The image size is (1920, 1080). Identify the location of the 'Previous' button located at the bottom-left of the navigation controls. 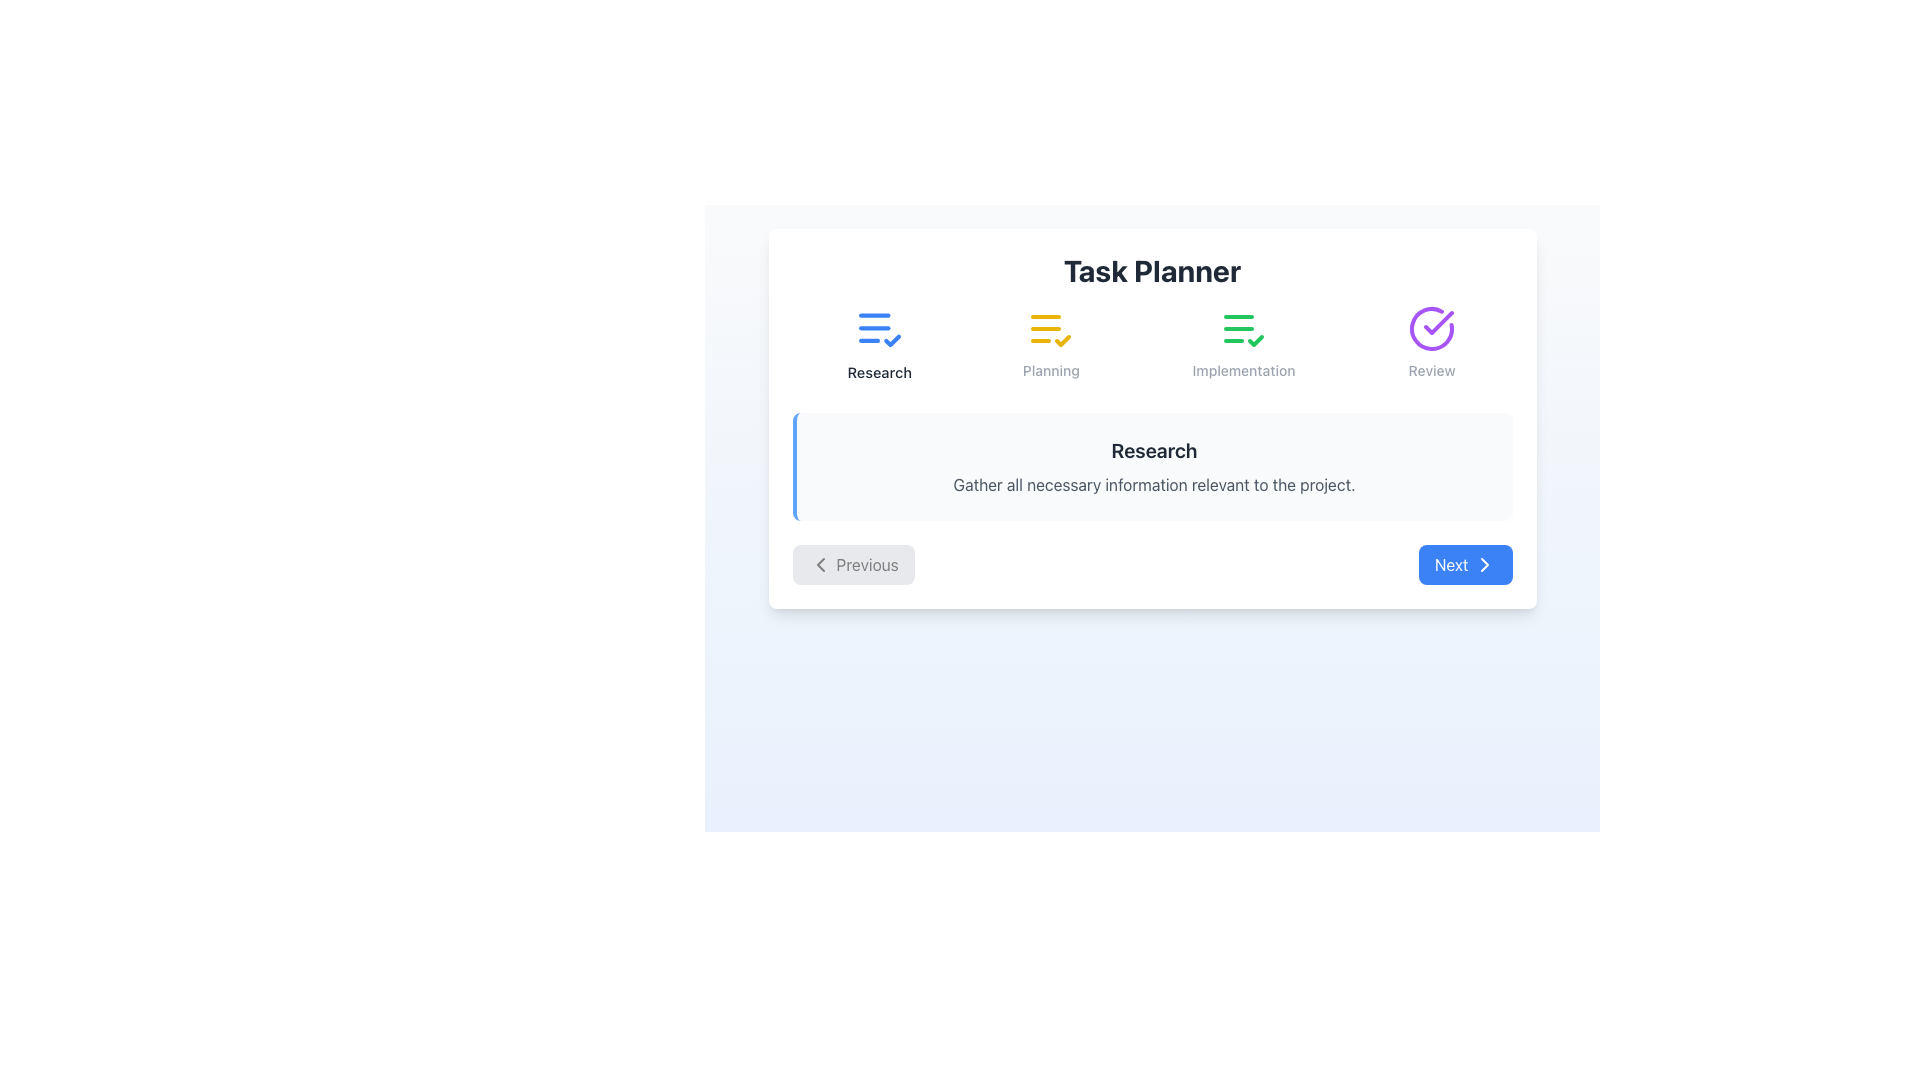
(853, 564).